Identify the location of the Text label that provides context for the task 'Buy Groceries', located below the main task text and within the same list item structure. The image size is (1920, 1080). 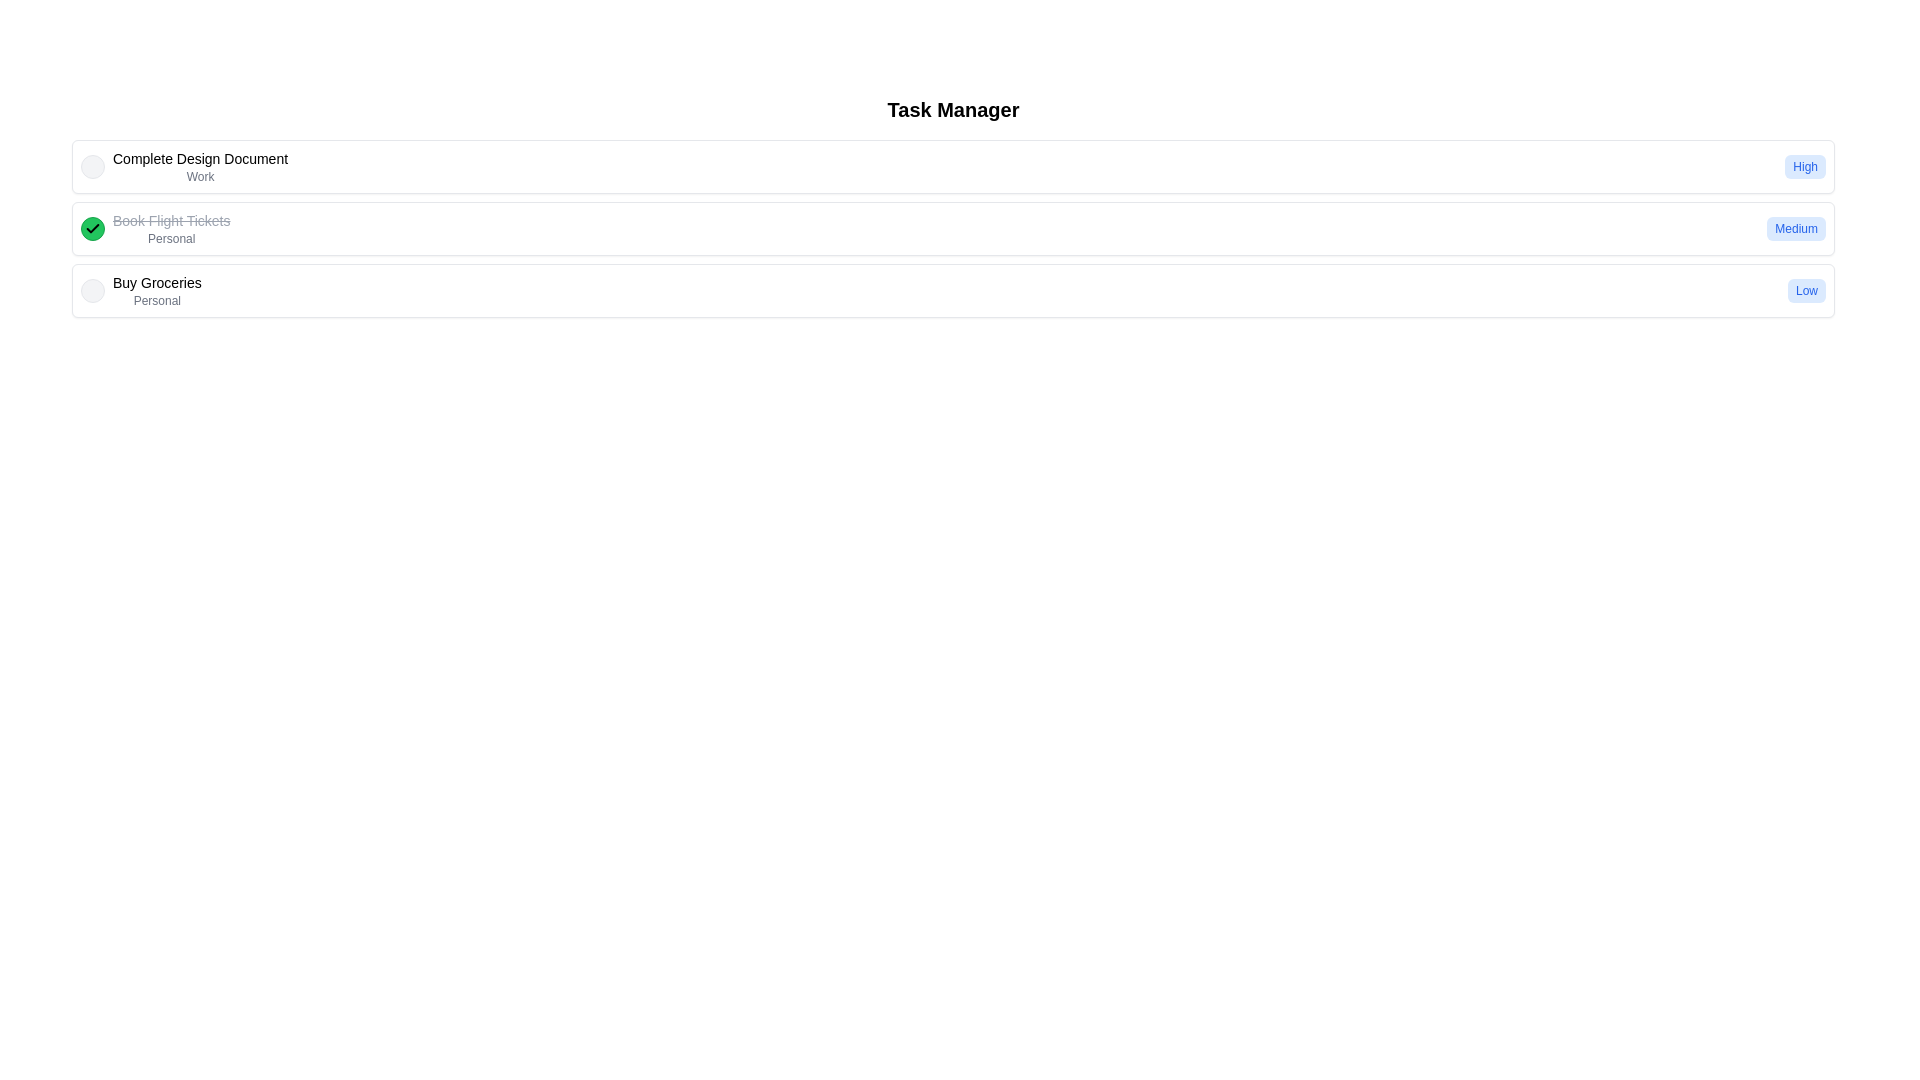
(156, 300).